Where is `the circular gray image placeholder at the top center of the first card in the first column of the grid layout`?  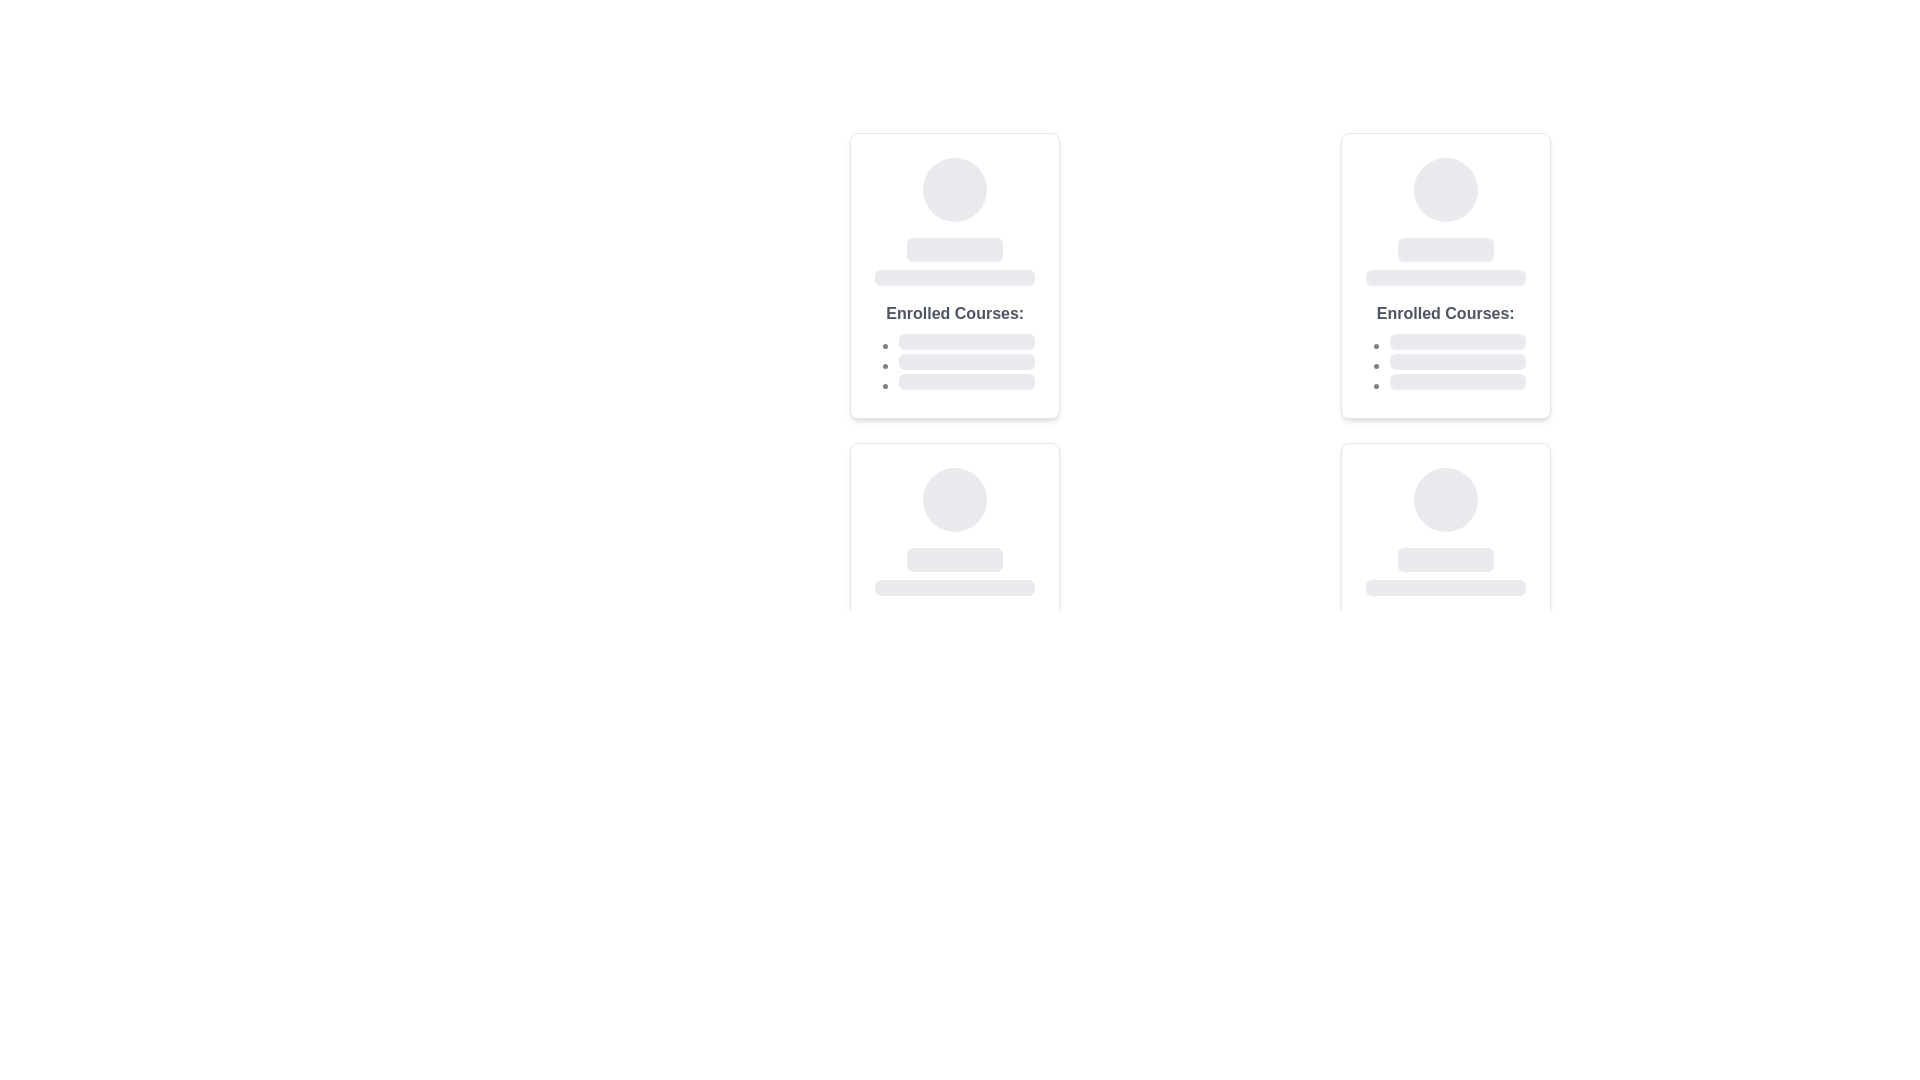
the circular gray image placeholder at the top center of the first card in the first column of the grid layout is located at coordinates (954, 189).